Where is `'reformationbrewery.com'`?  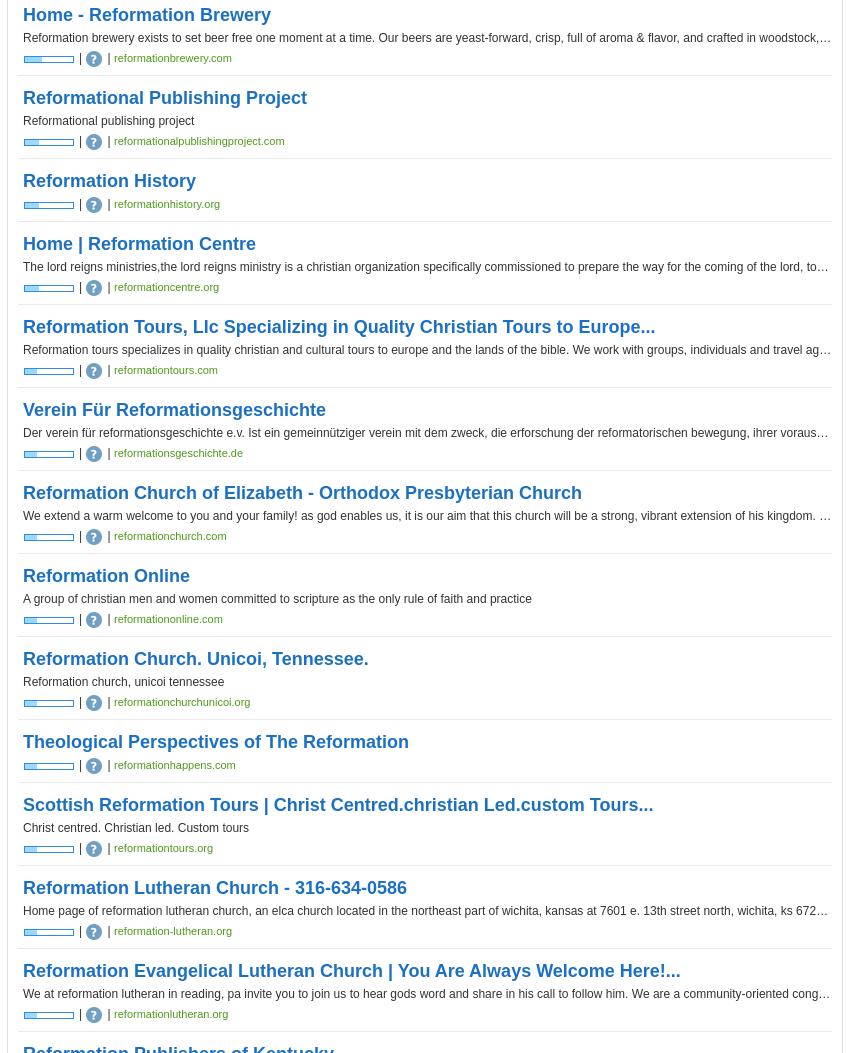 'reformationbrewery.com' is located at coordinates (112, 57).